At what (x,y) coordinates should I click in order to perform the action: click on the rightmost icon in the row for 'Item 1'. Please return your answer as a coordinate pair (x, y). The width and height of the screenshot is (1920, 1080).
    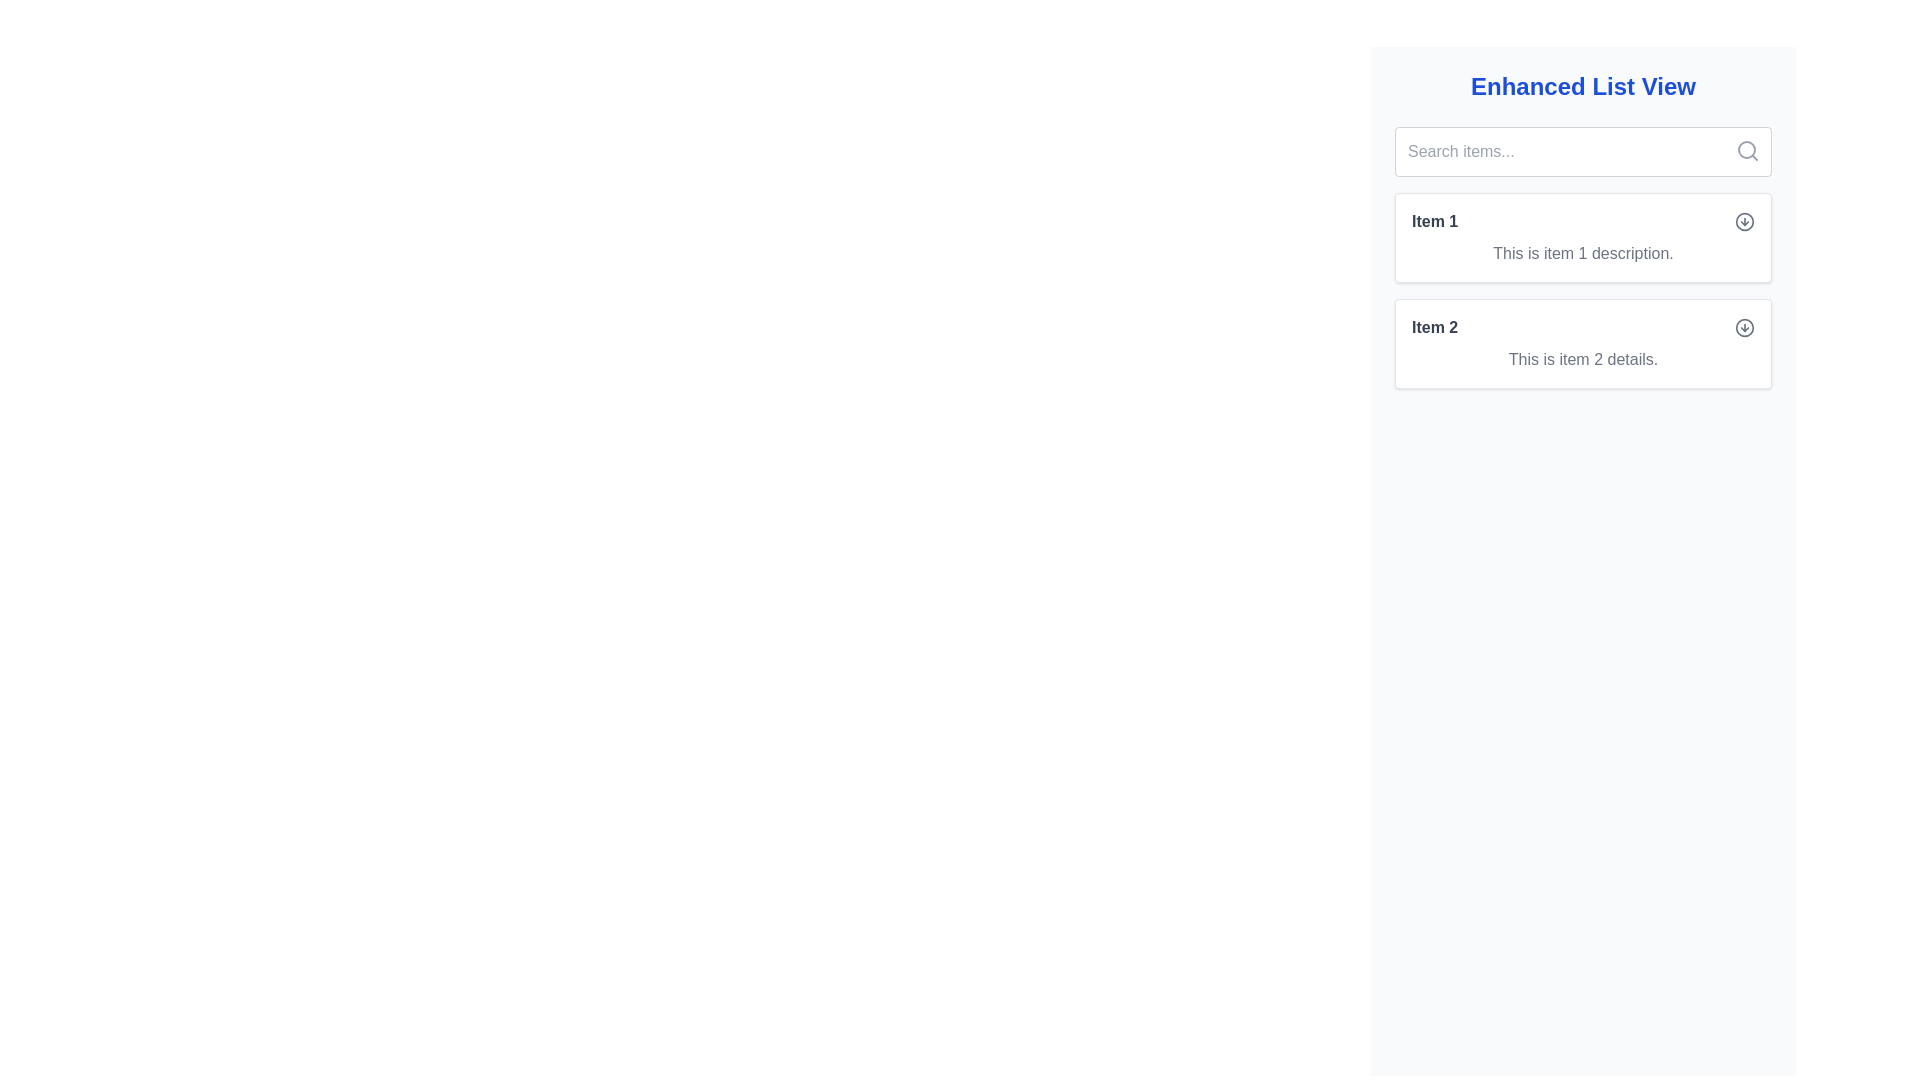
    Looking at the image, I should click on (1744, 222).